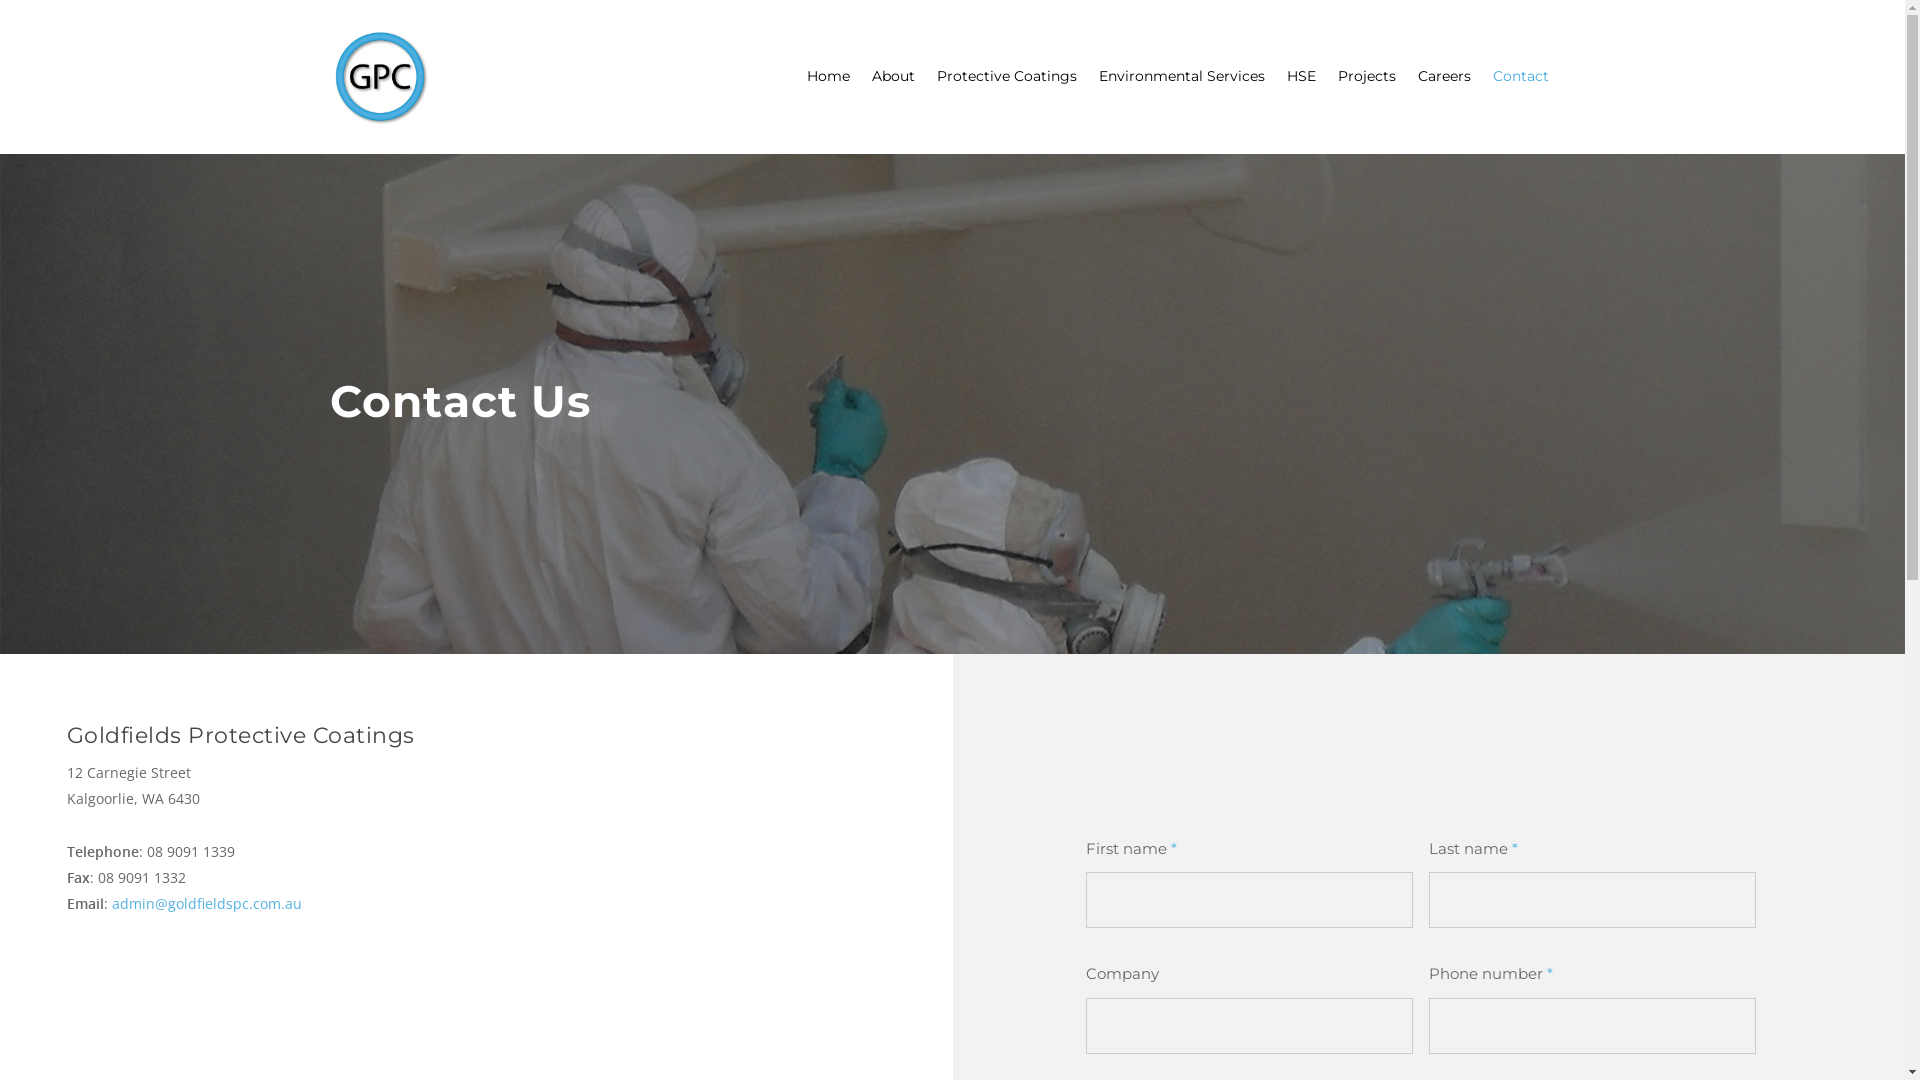  What do you see at coordinates (892, 91) in the screenshot?
I see `'About'` at bounding box center [892, 91].